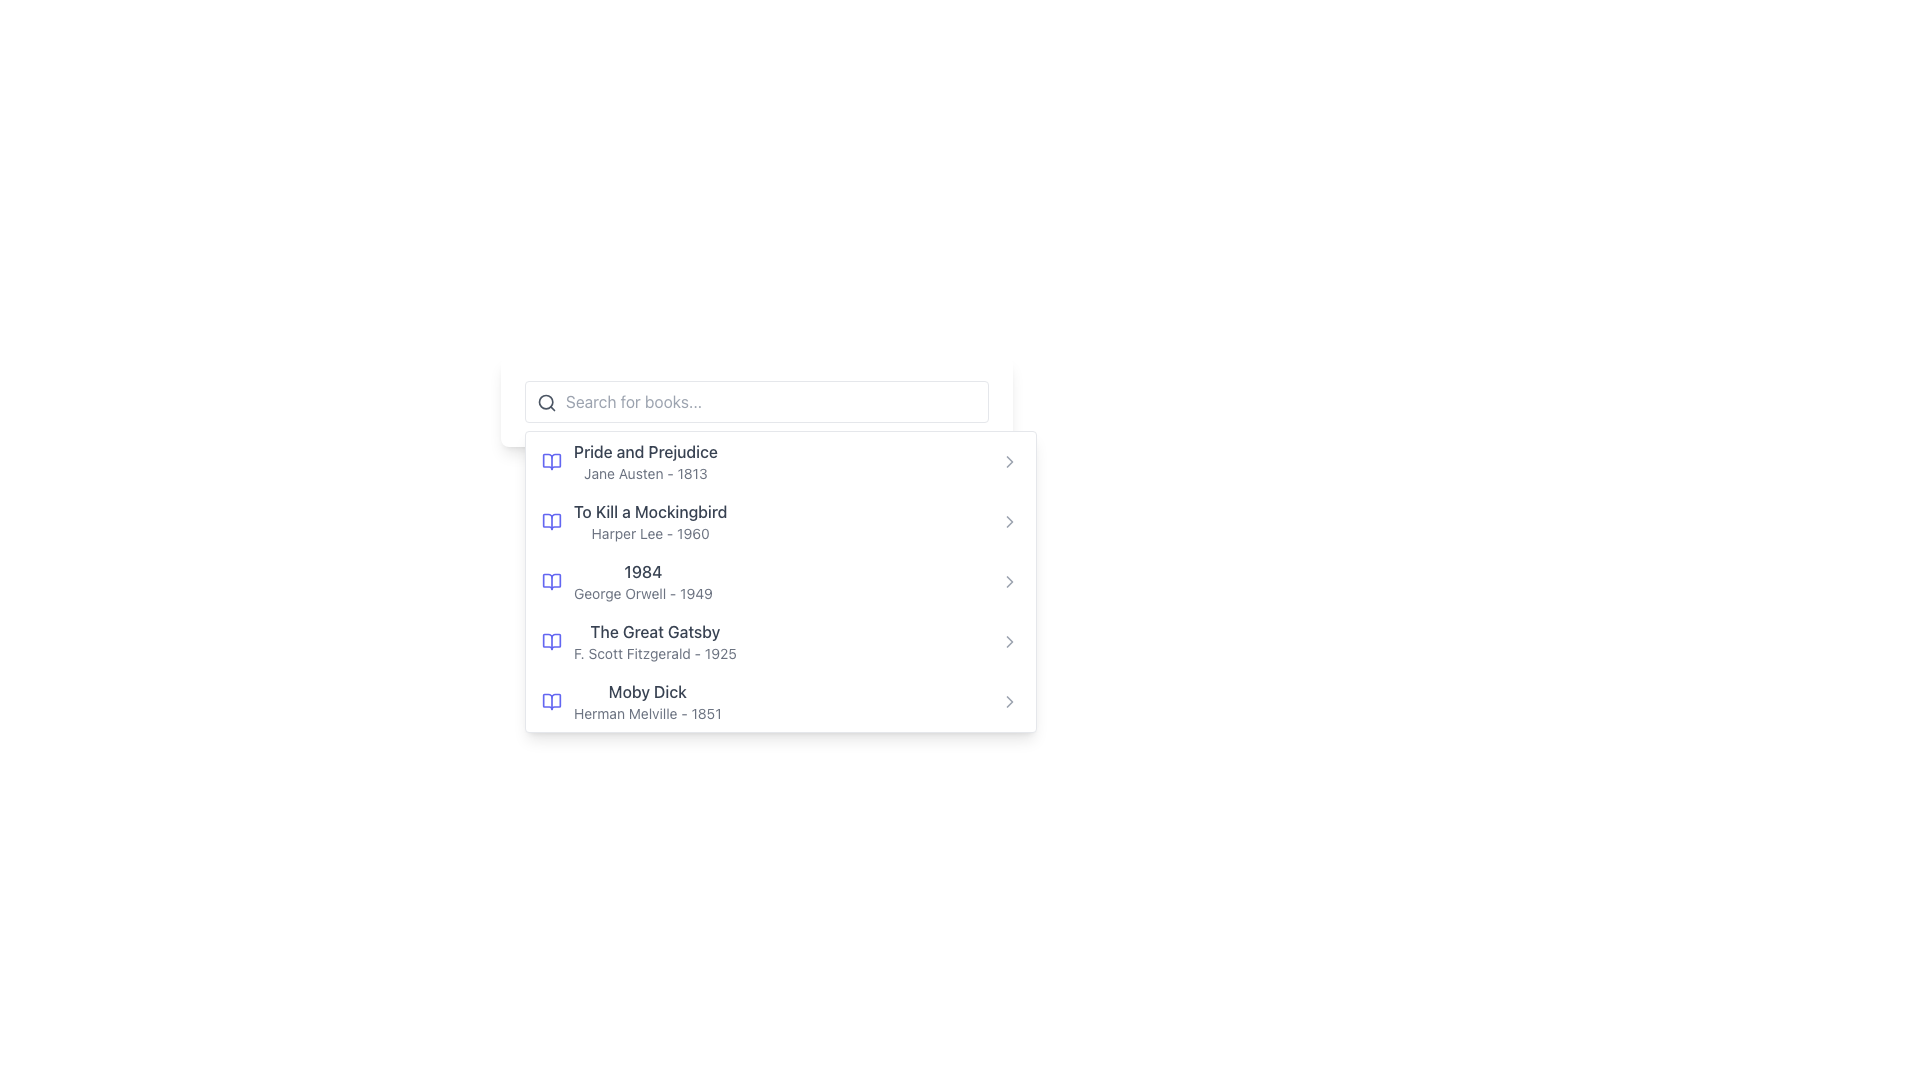 The width and height of the screenshot is (1920, 1080). I want to click on the Text Label displaying the author's name and publication year, so click(643, 593).